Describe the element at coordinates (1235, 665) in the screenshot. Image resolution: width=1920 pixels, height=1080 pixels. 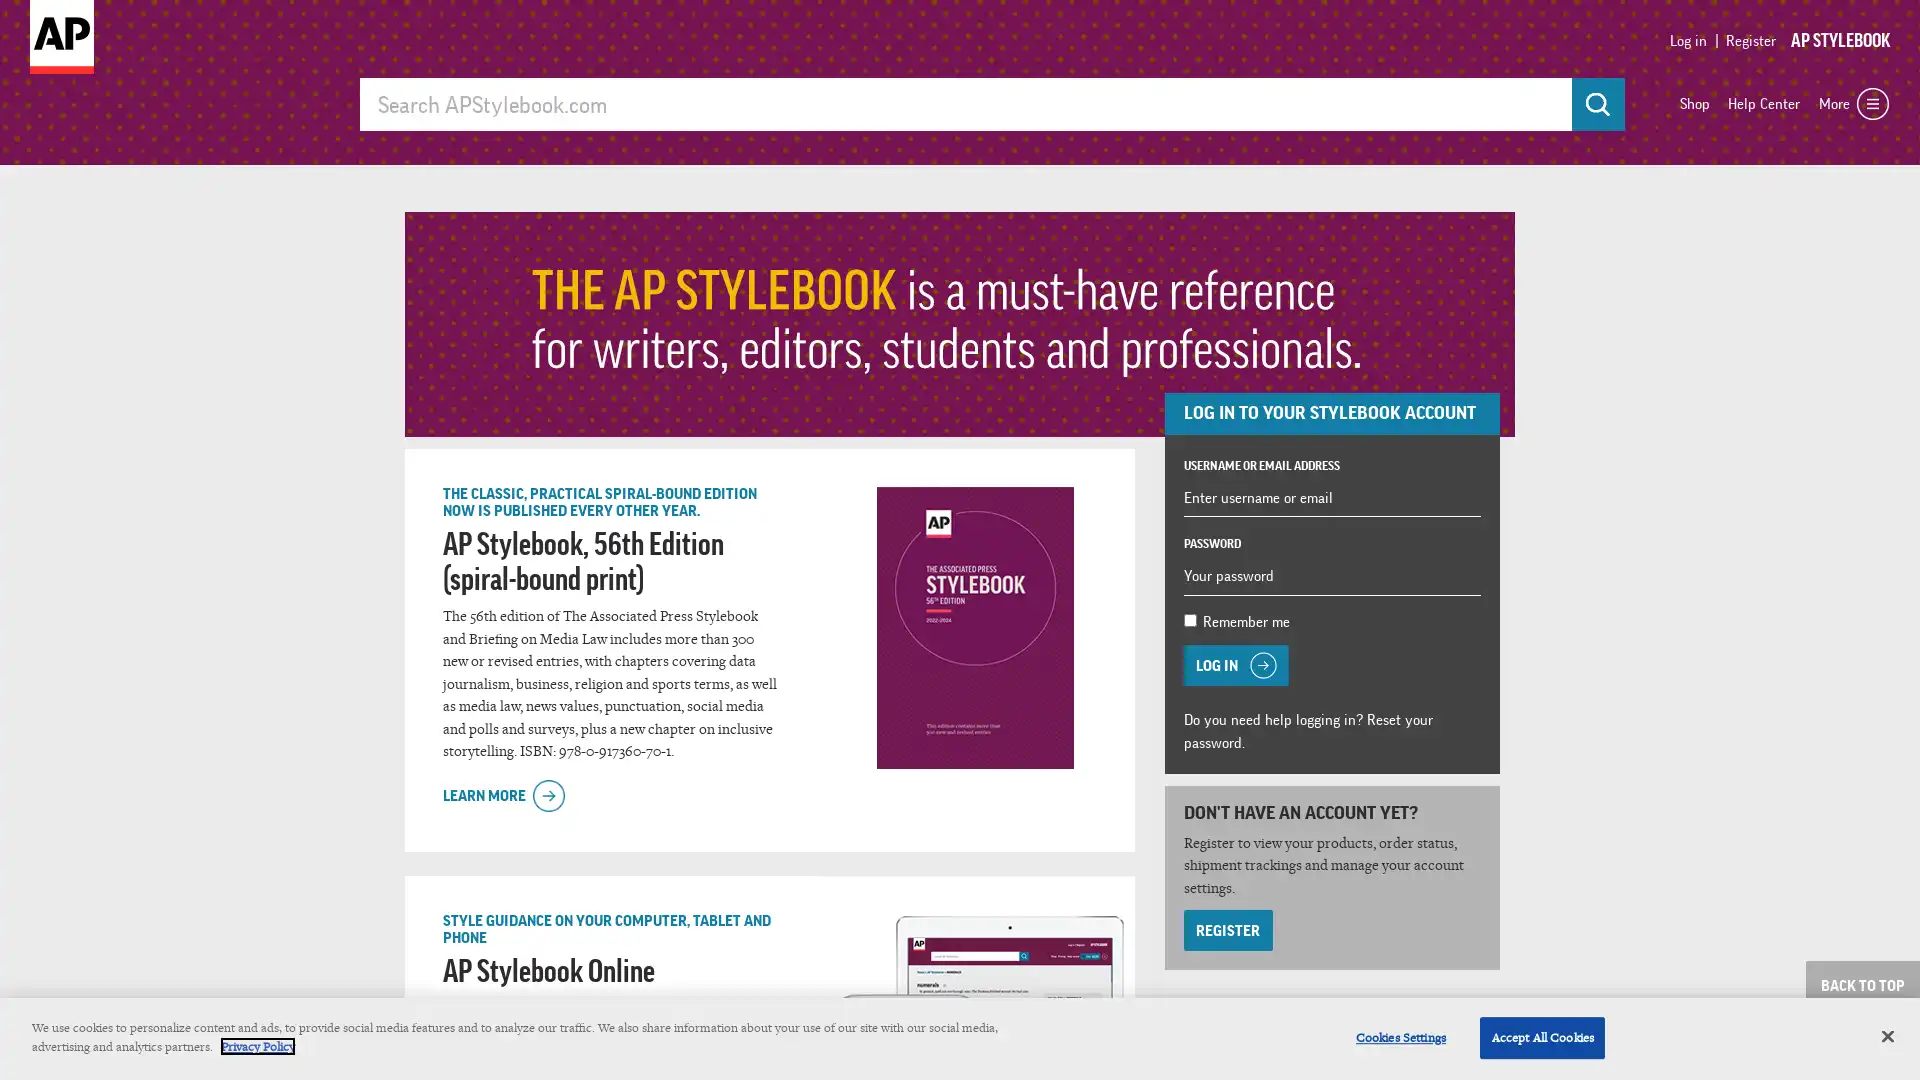
I see `Log in` at that location.